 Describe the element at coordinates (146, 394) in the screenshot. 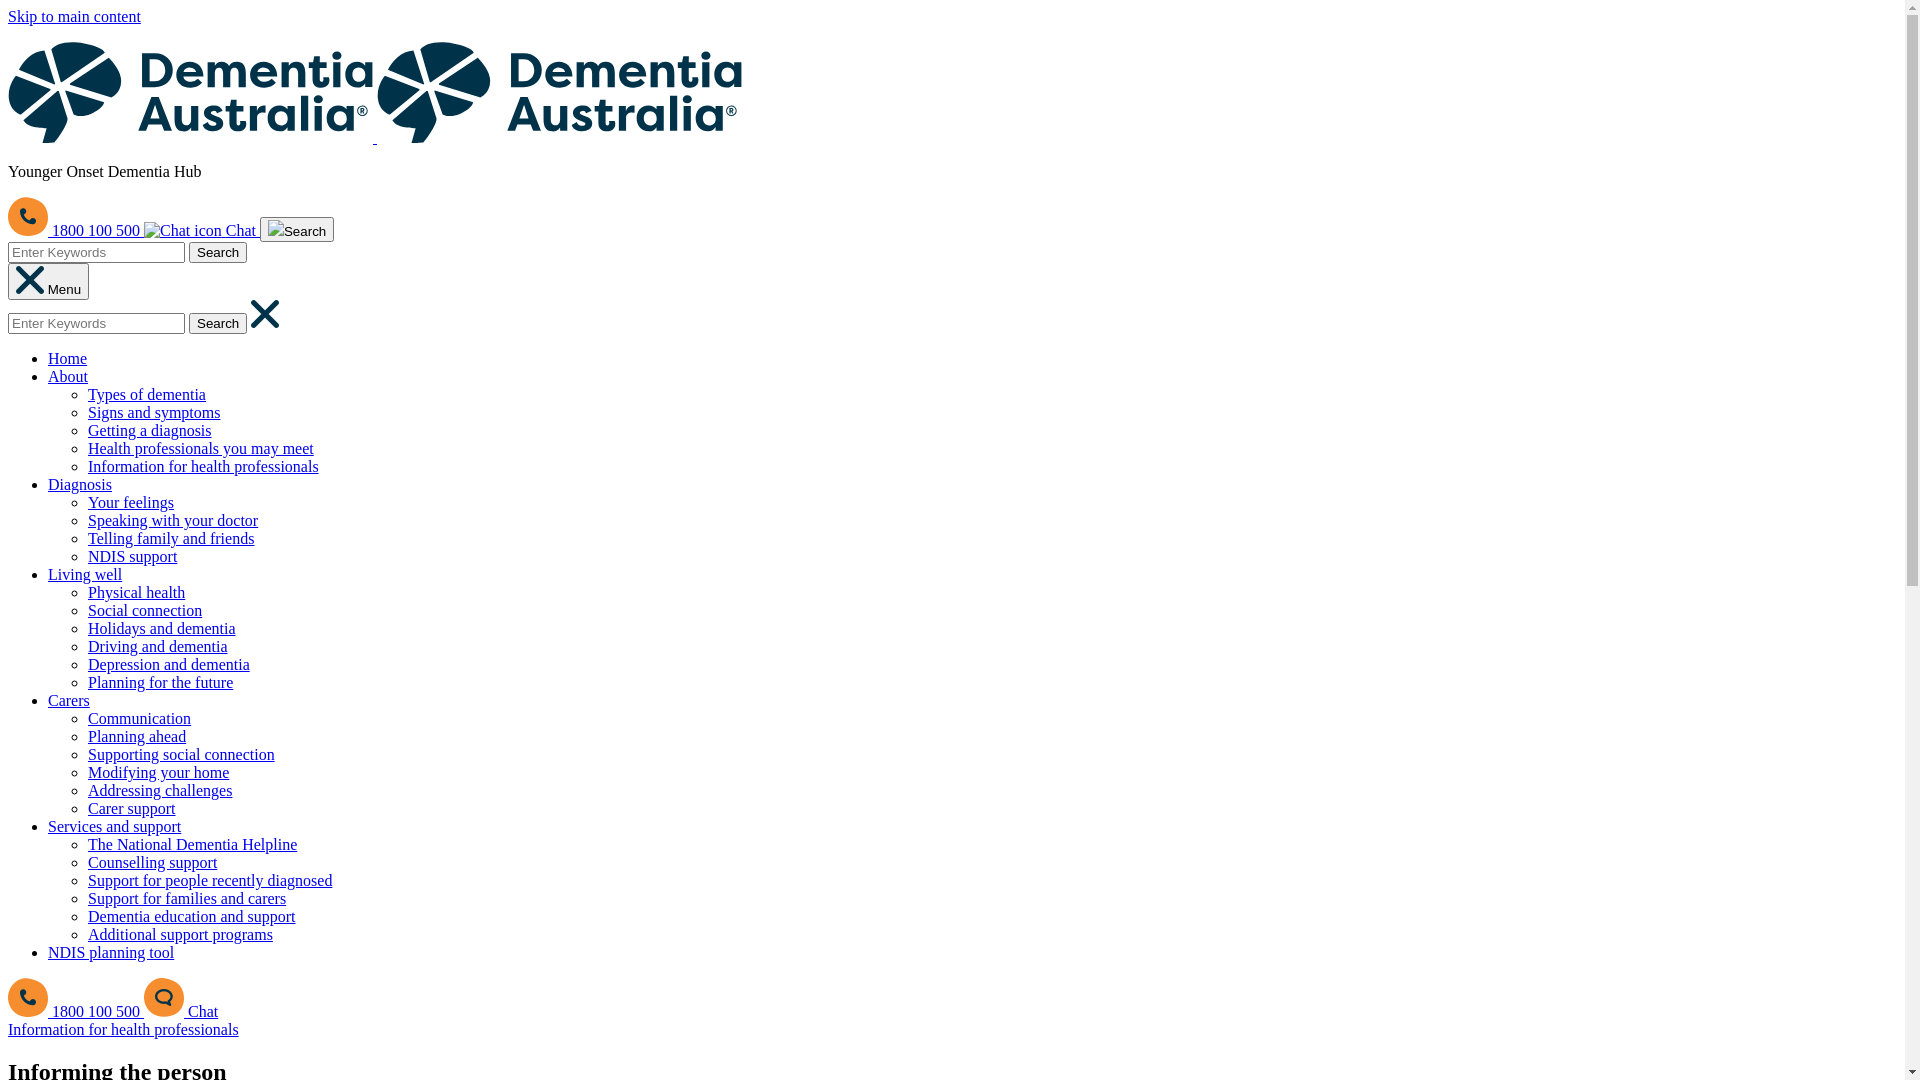

I see `'Types of dementia'` at that location.